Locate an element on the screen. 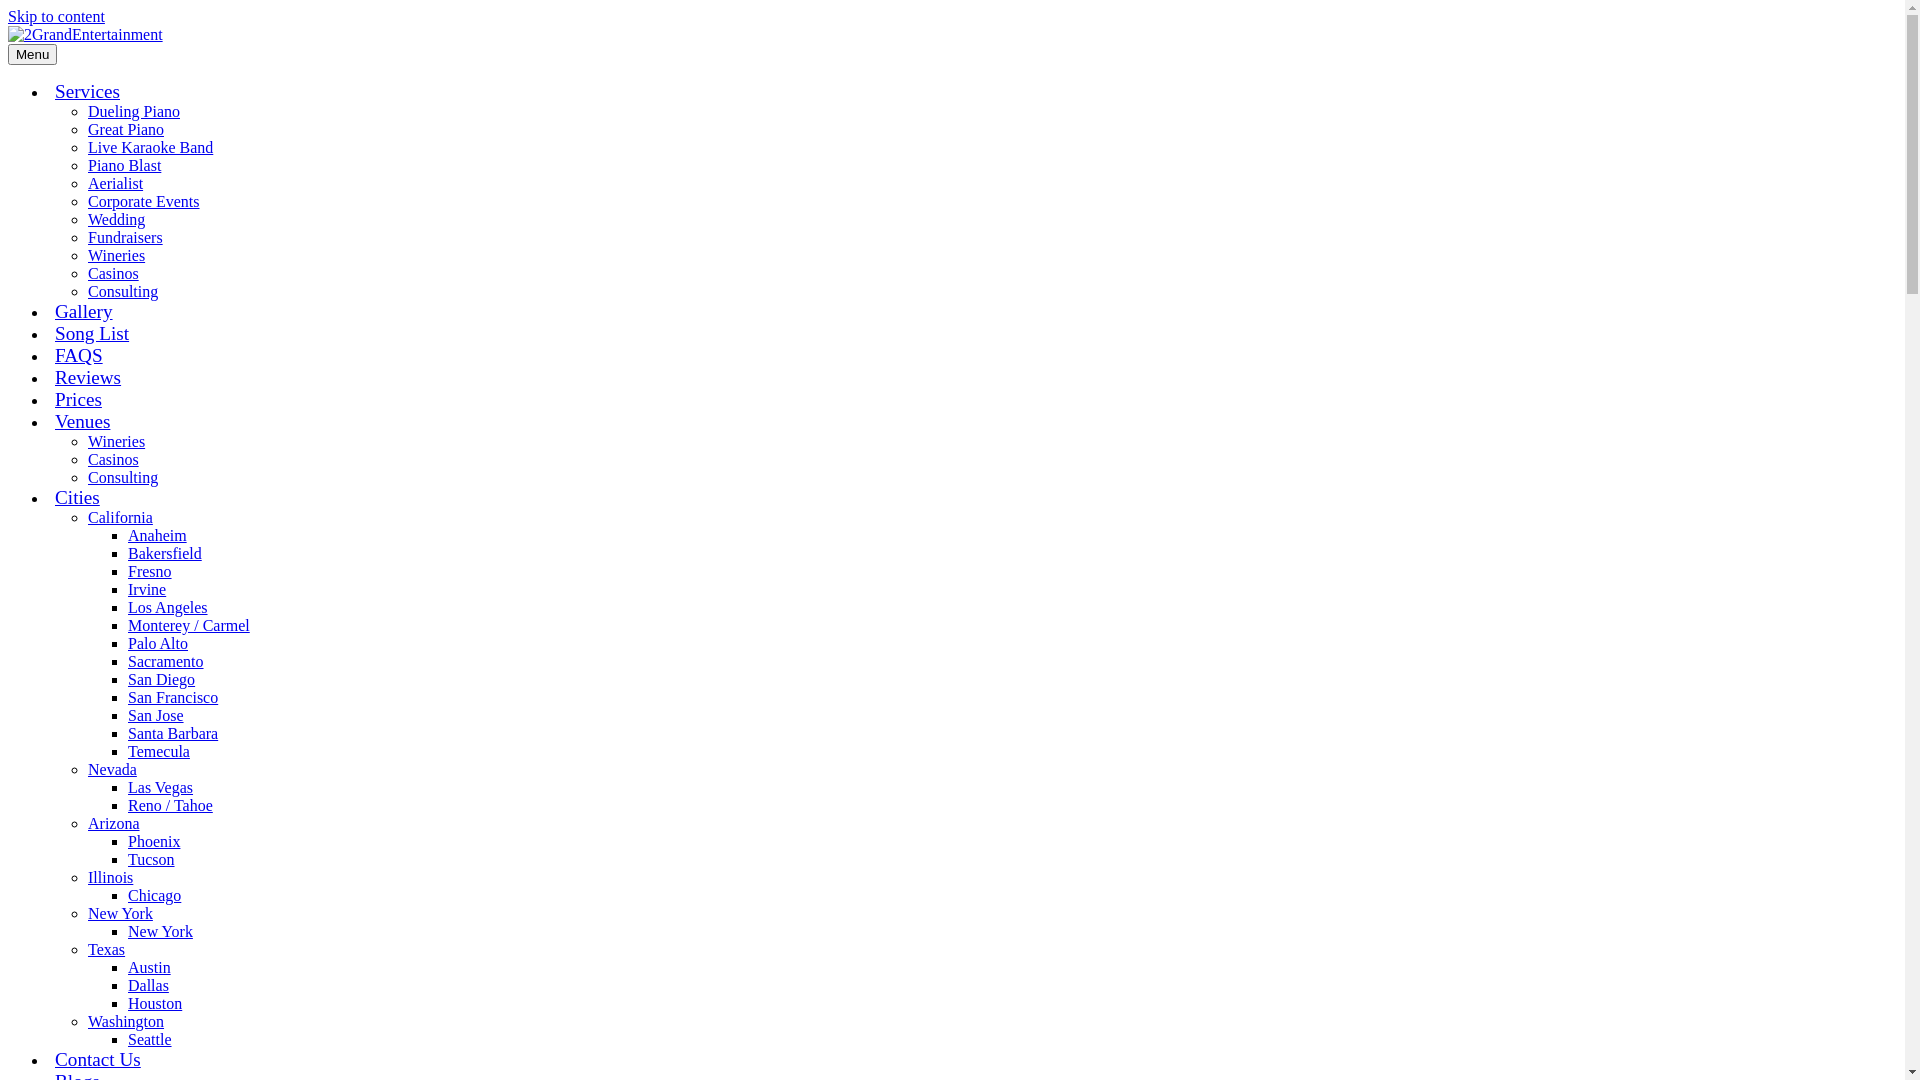  'Great Piano' is located at coordinates (124, 129).